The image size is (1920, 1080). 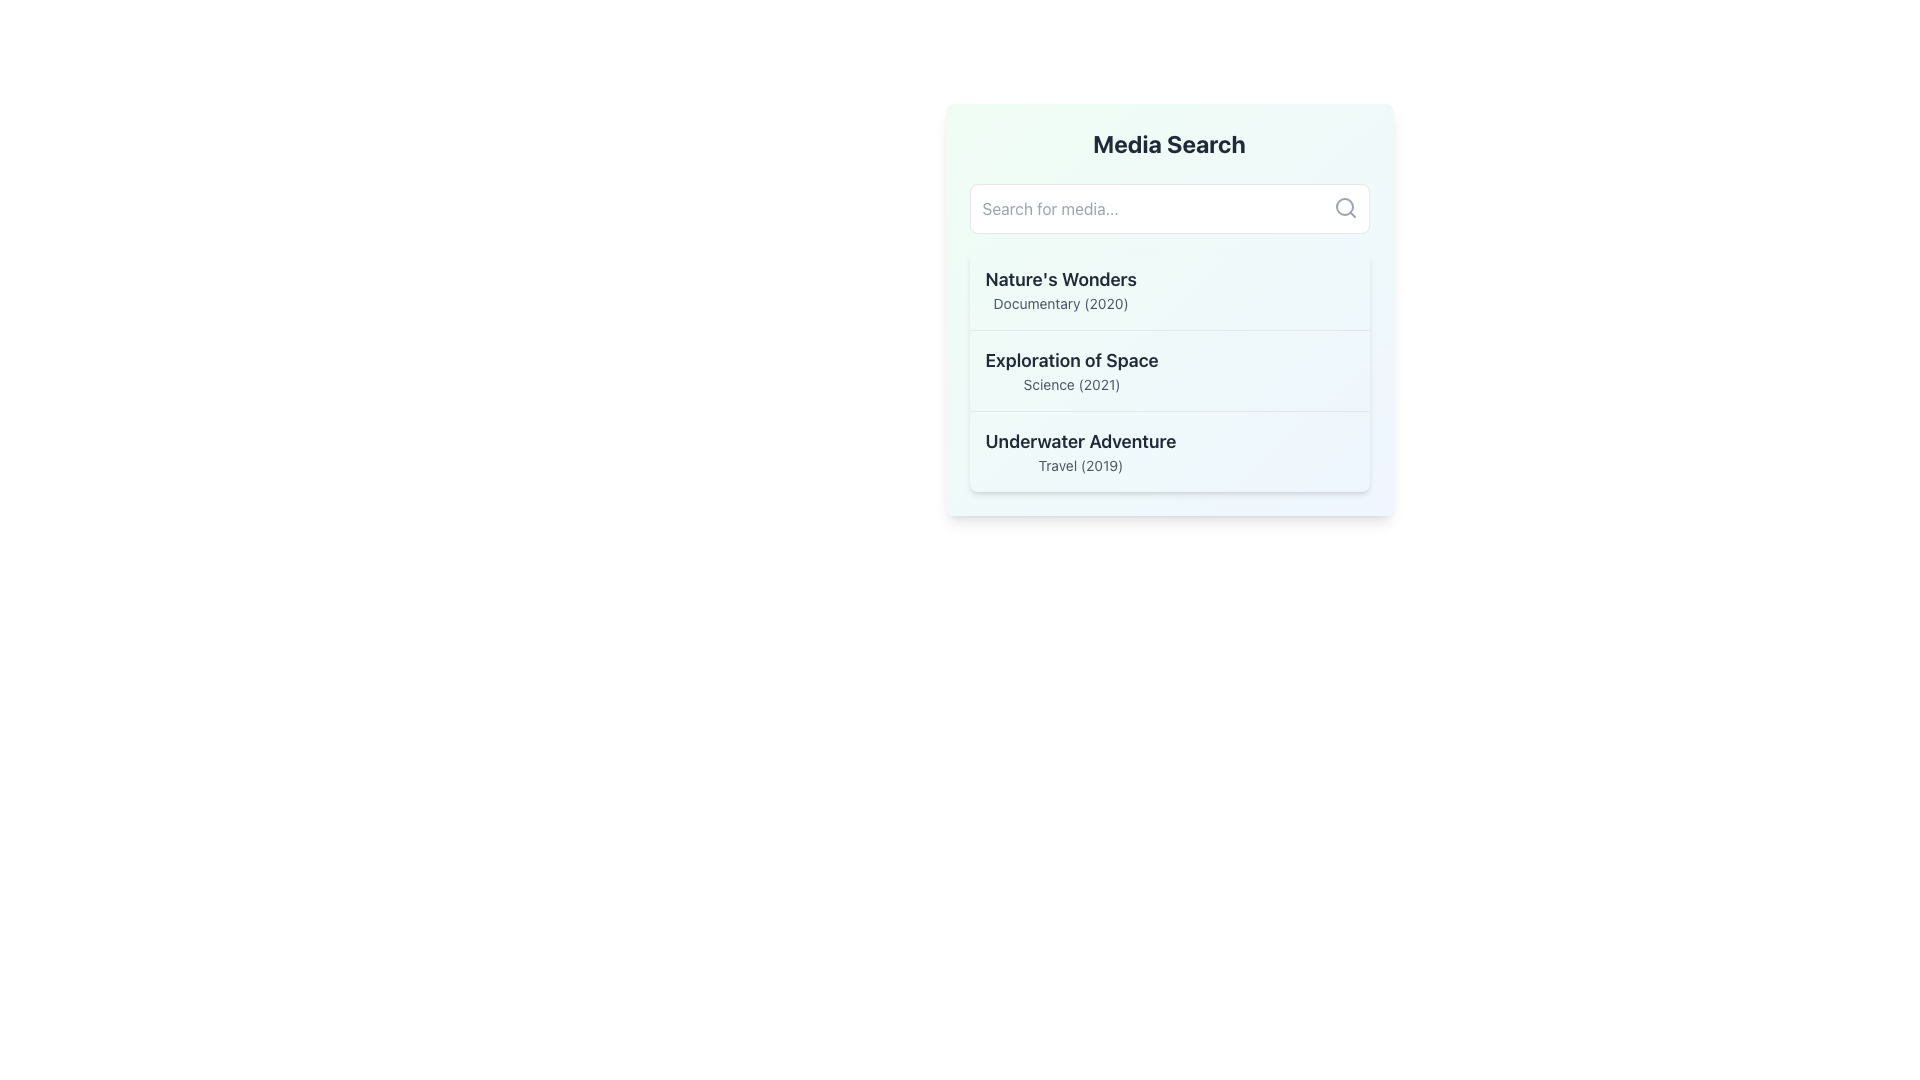 What do you see at coordinates (1079, 451) in the screenshot?
I see `the third list item titled 'Underwater Adventure' in the 'Media Search' interface` at bounding box center [1079, 451].